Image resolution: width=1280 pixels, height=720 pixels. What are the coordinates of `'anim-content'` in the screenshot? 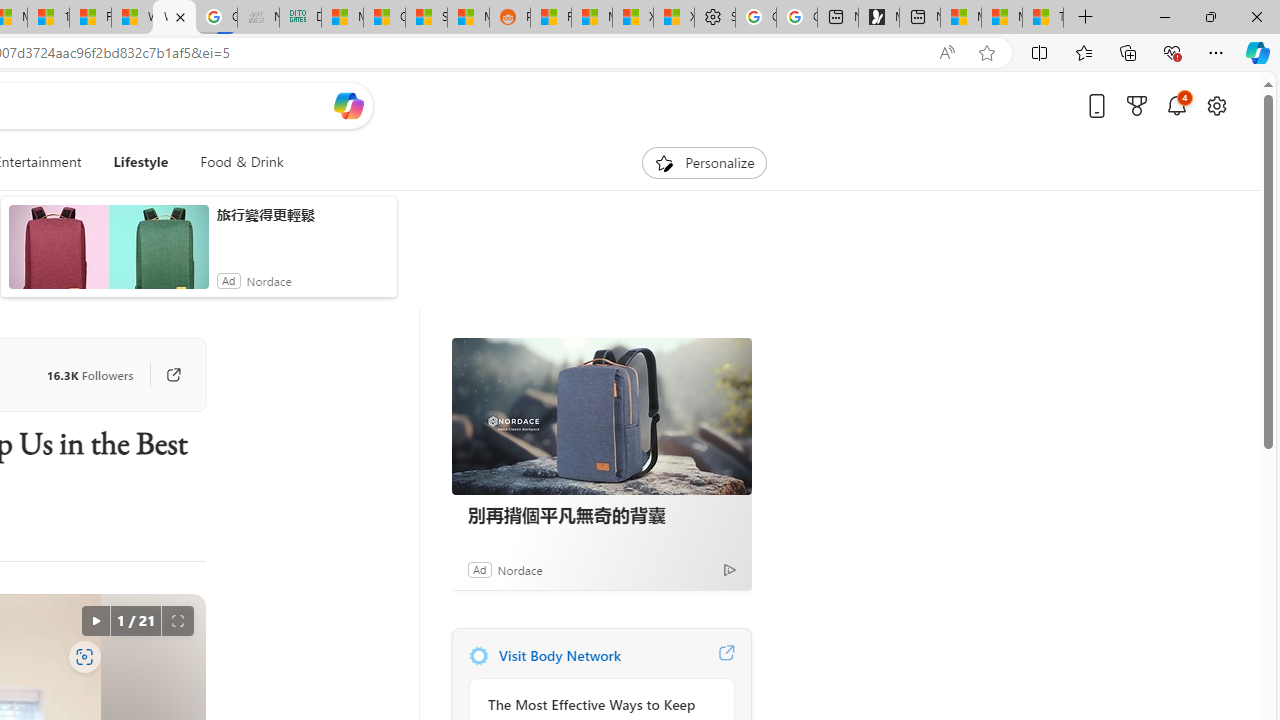 It's located at (107, 254).